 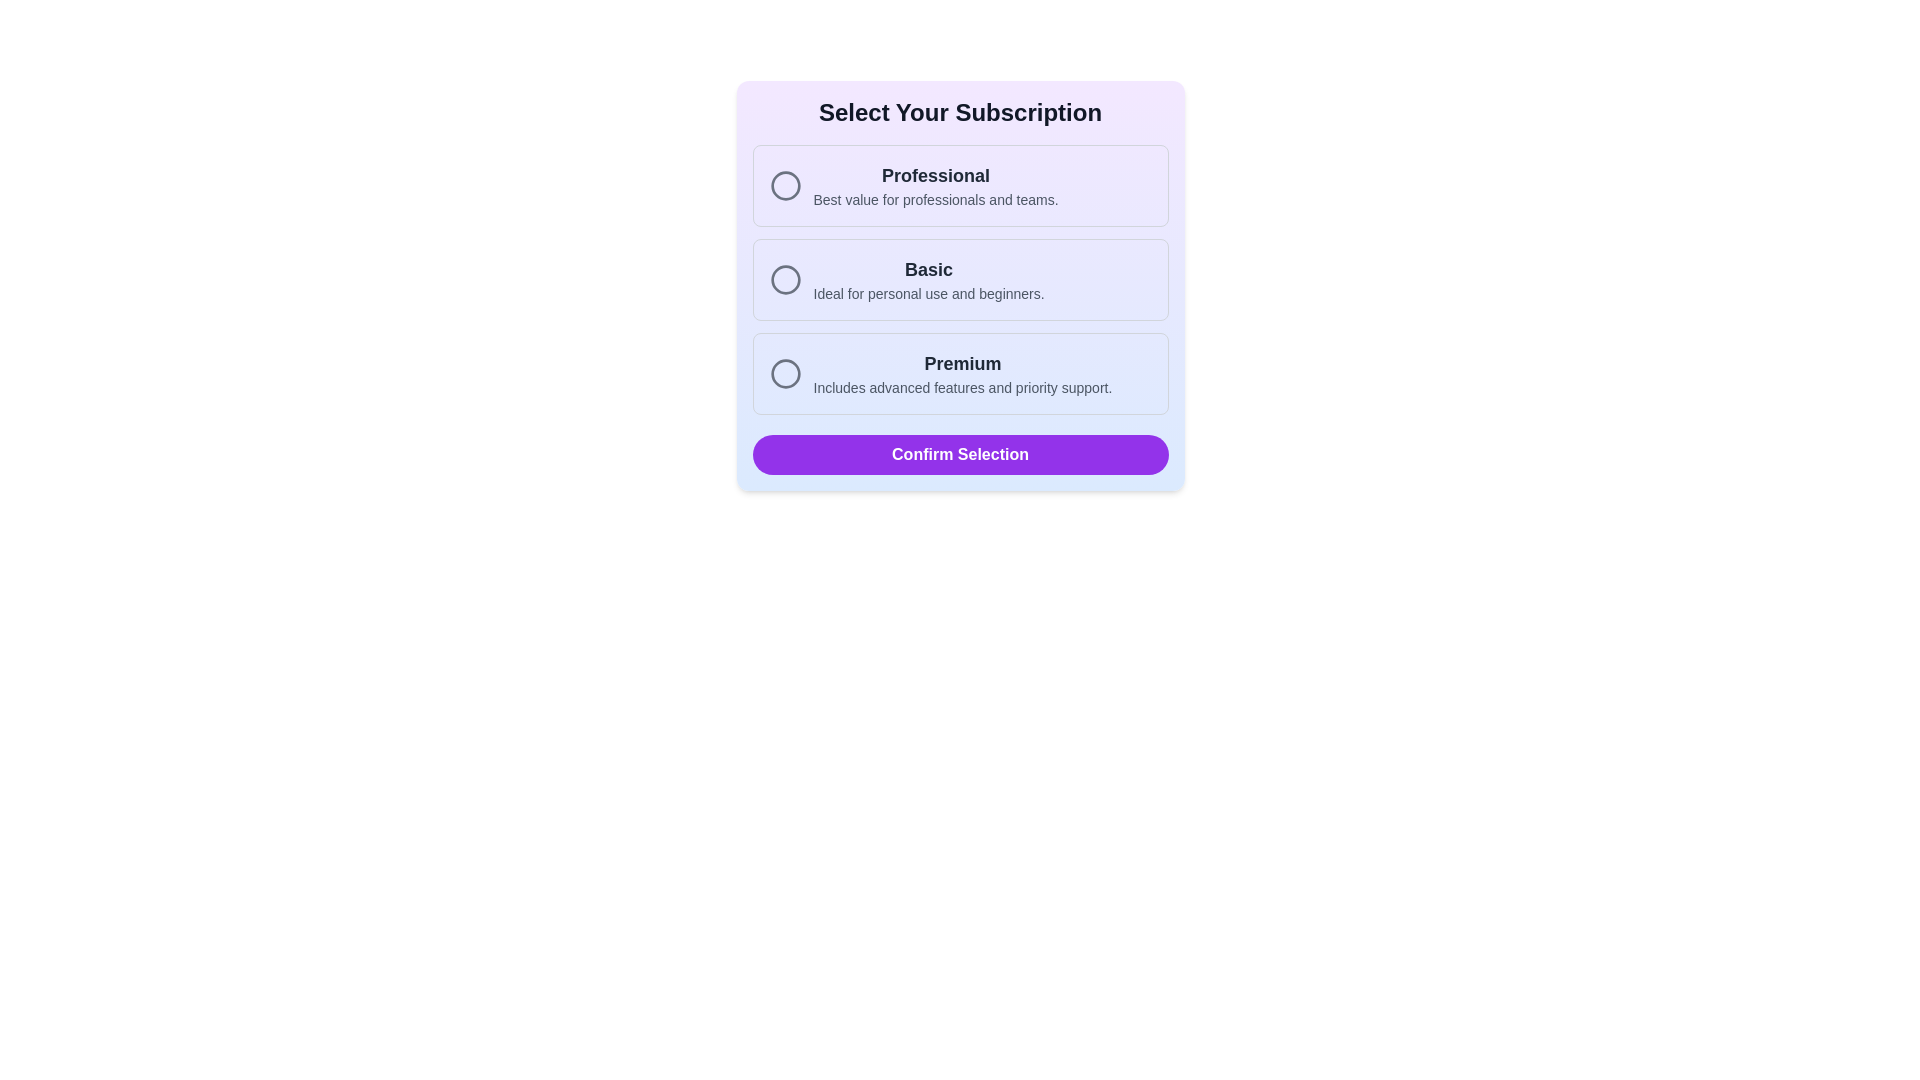 I want to click on the circular selection indicator of the 'Basic' subscription plan option to choose this plan, so click(x=960, y=280).